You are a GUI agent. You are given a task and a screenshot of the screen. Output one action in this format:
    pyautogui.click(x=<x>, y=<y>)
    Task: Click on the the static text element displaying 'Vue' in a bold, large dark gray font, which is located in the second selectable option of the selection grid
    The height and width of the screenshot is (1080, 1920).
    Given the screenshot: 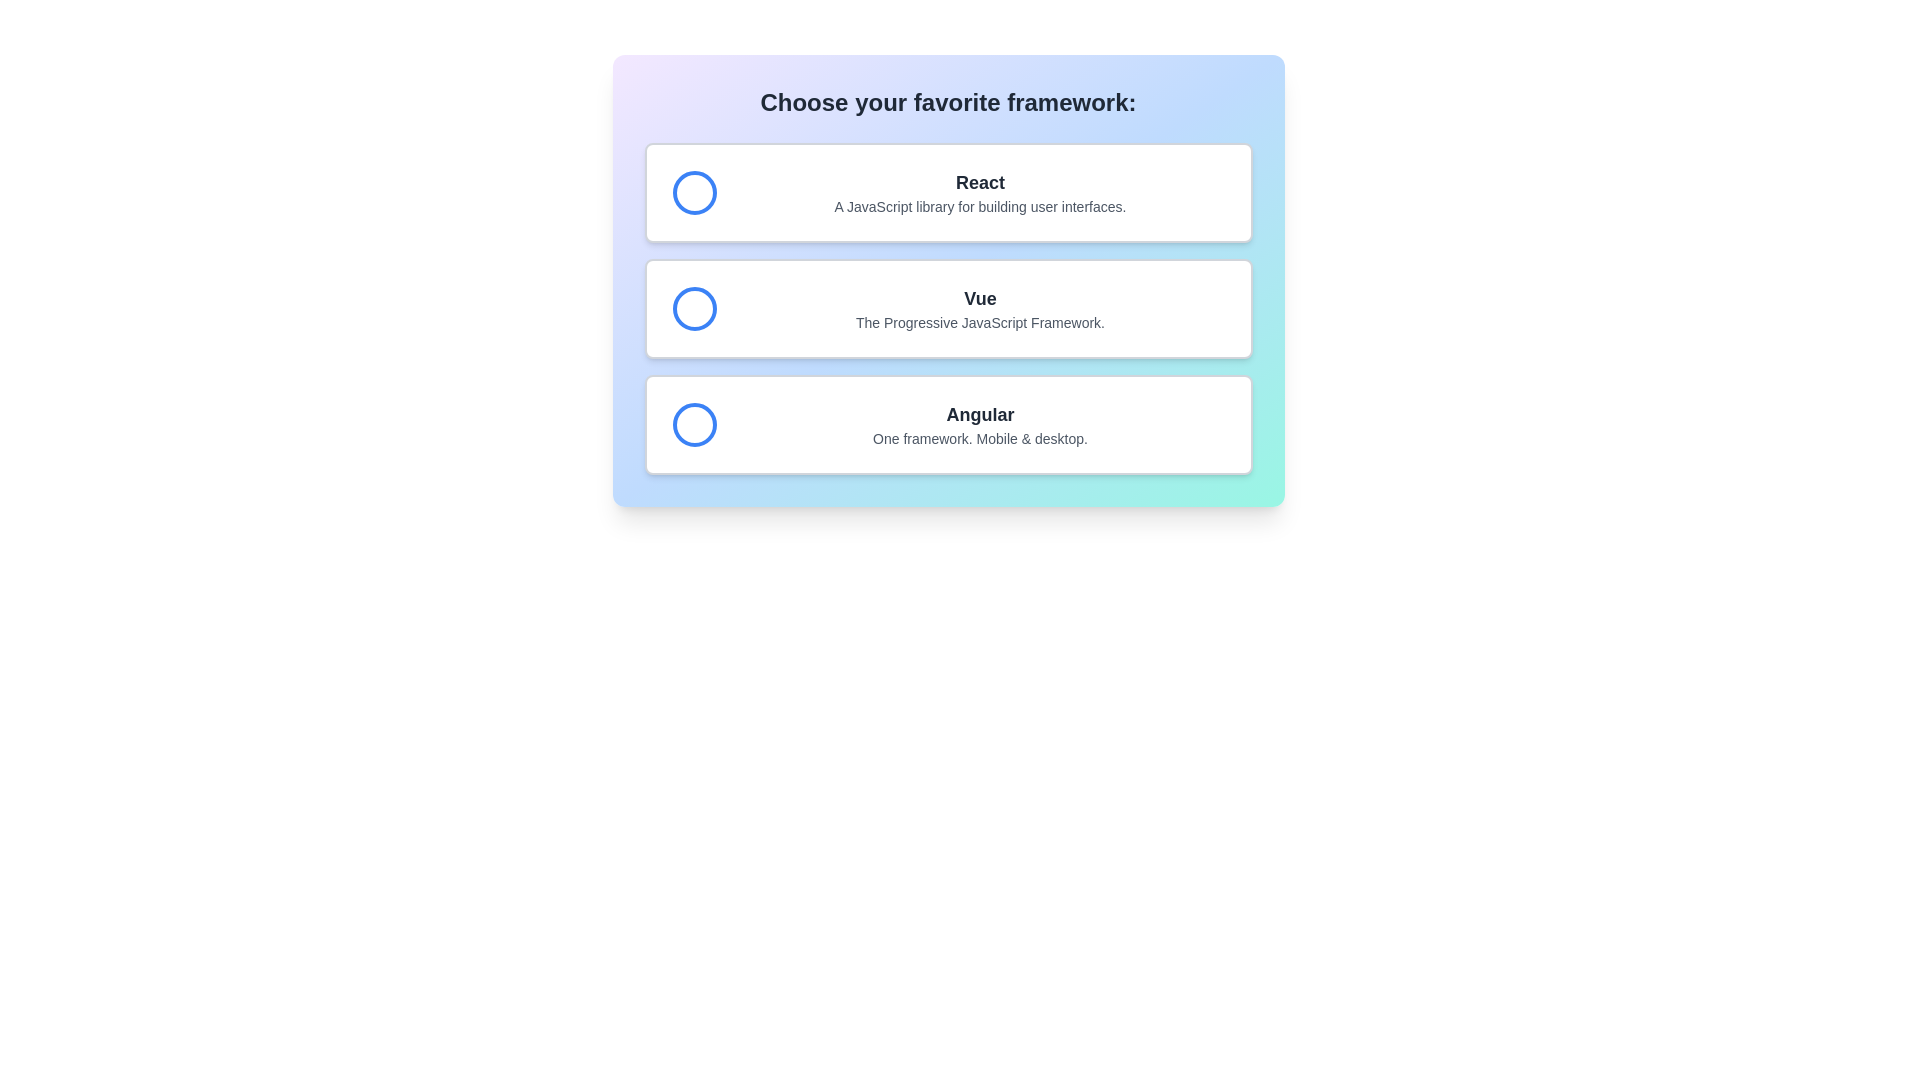 What is the action you would take?
    pyautogui.click(x=980, y=299)
    